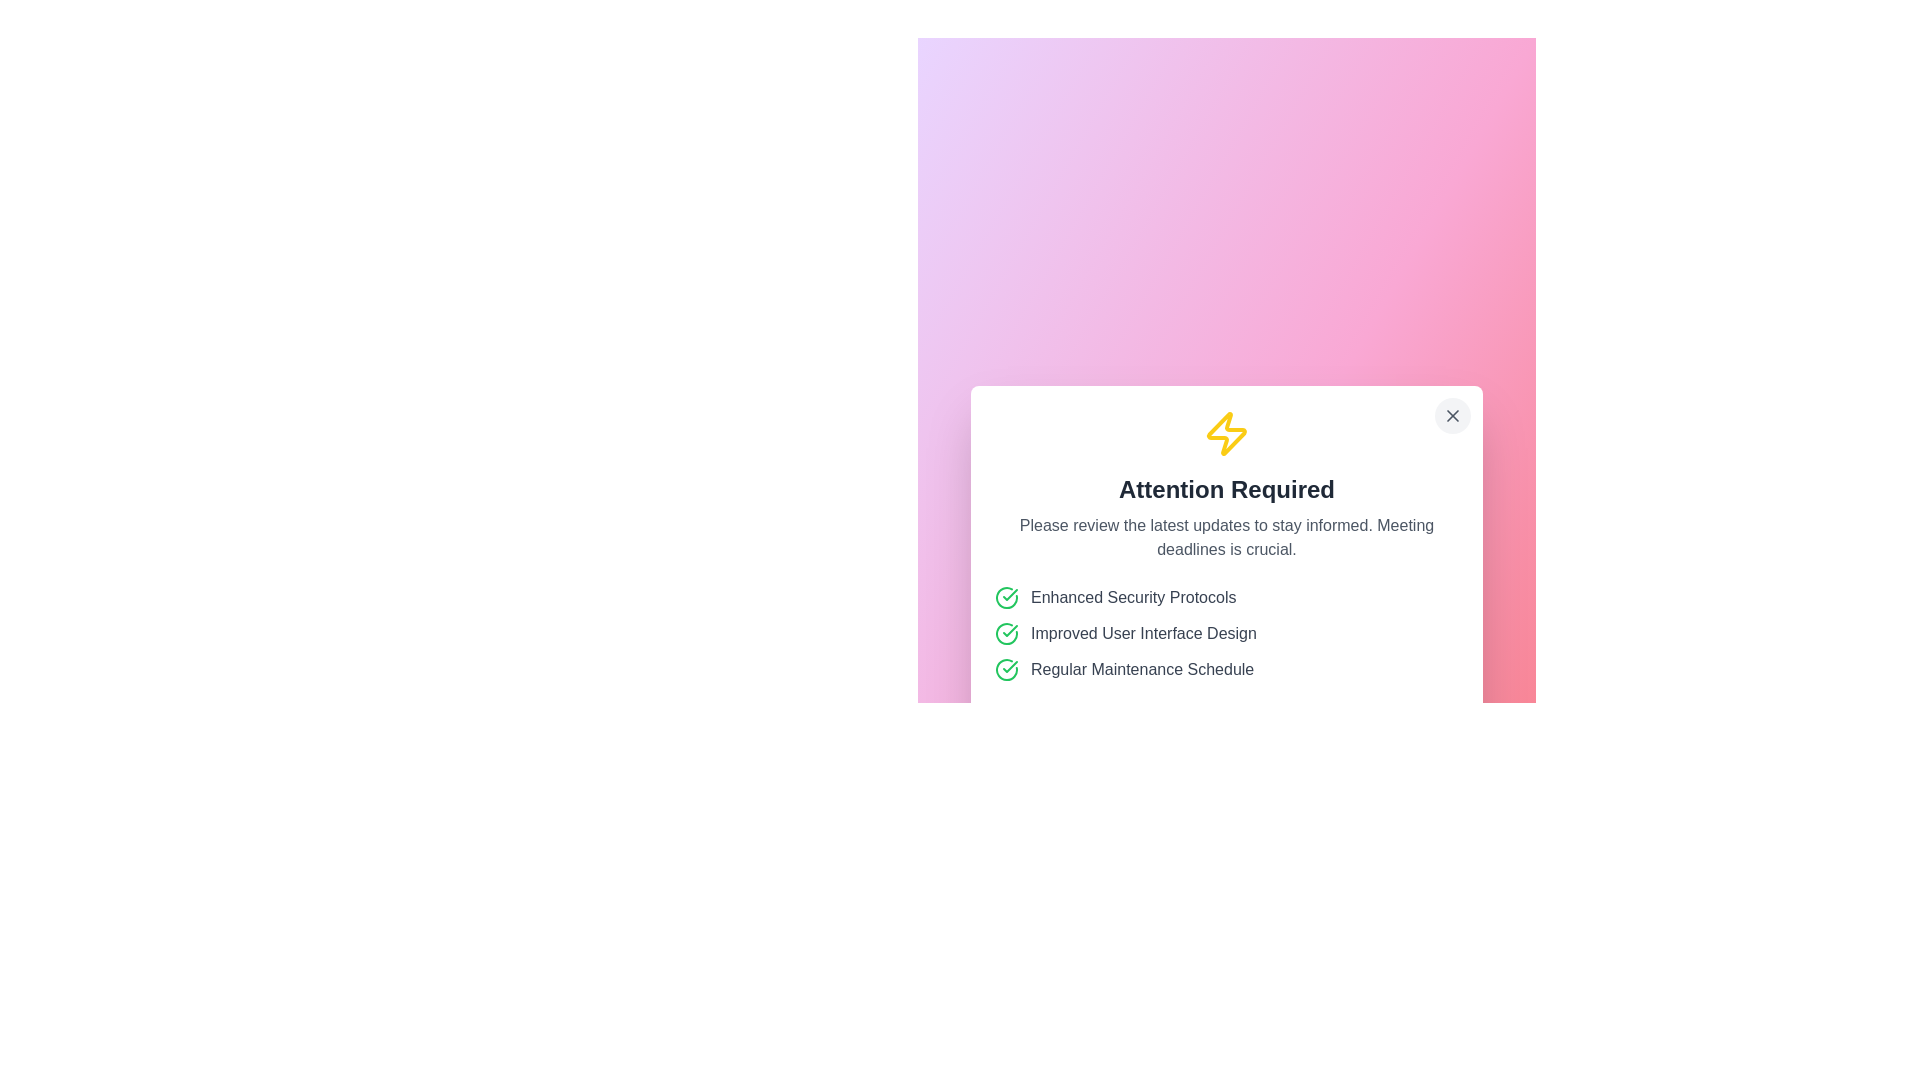 This screenshot has width=1920, height=1080. What do you see at coordinates (1453, 415) in the screenshot?
I see `the Close/Cancel Icon located in the top-right corner of the modal window through tab navigation` at bounding box center [1453, 415].